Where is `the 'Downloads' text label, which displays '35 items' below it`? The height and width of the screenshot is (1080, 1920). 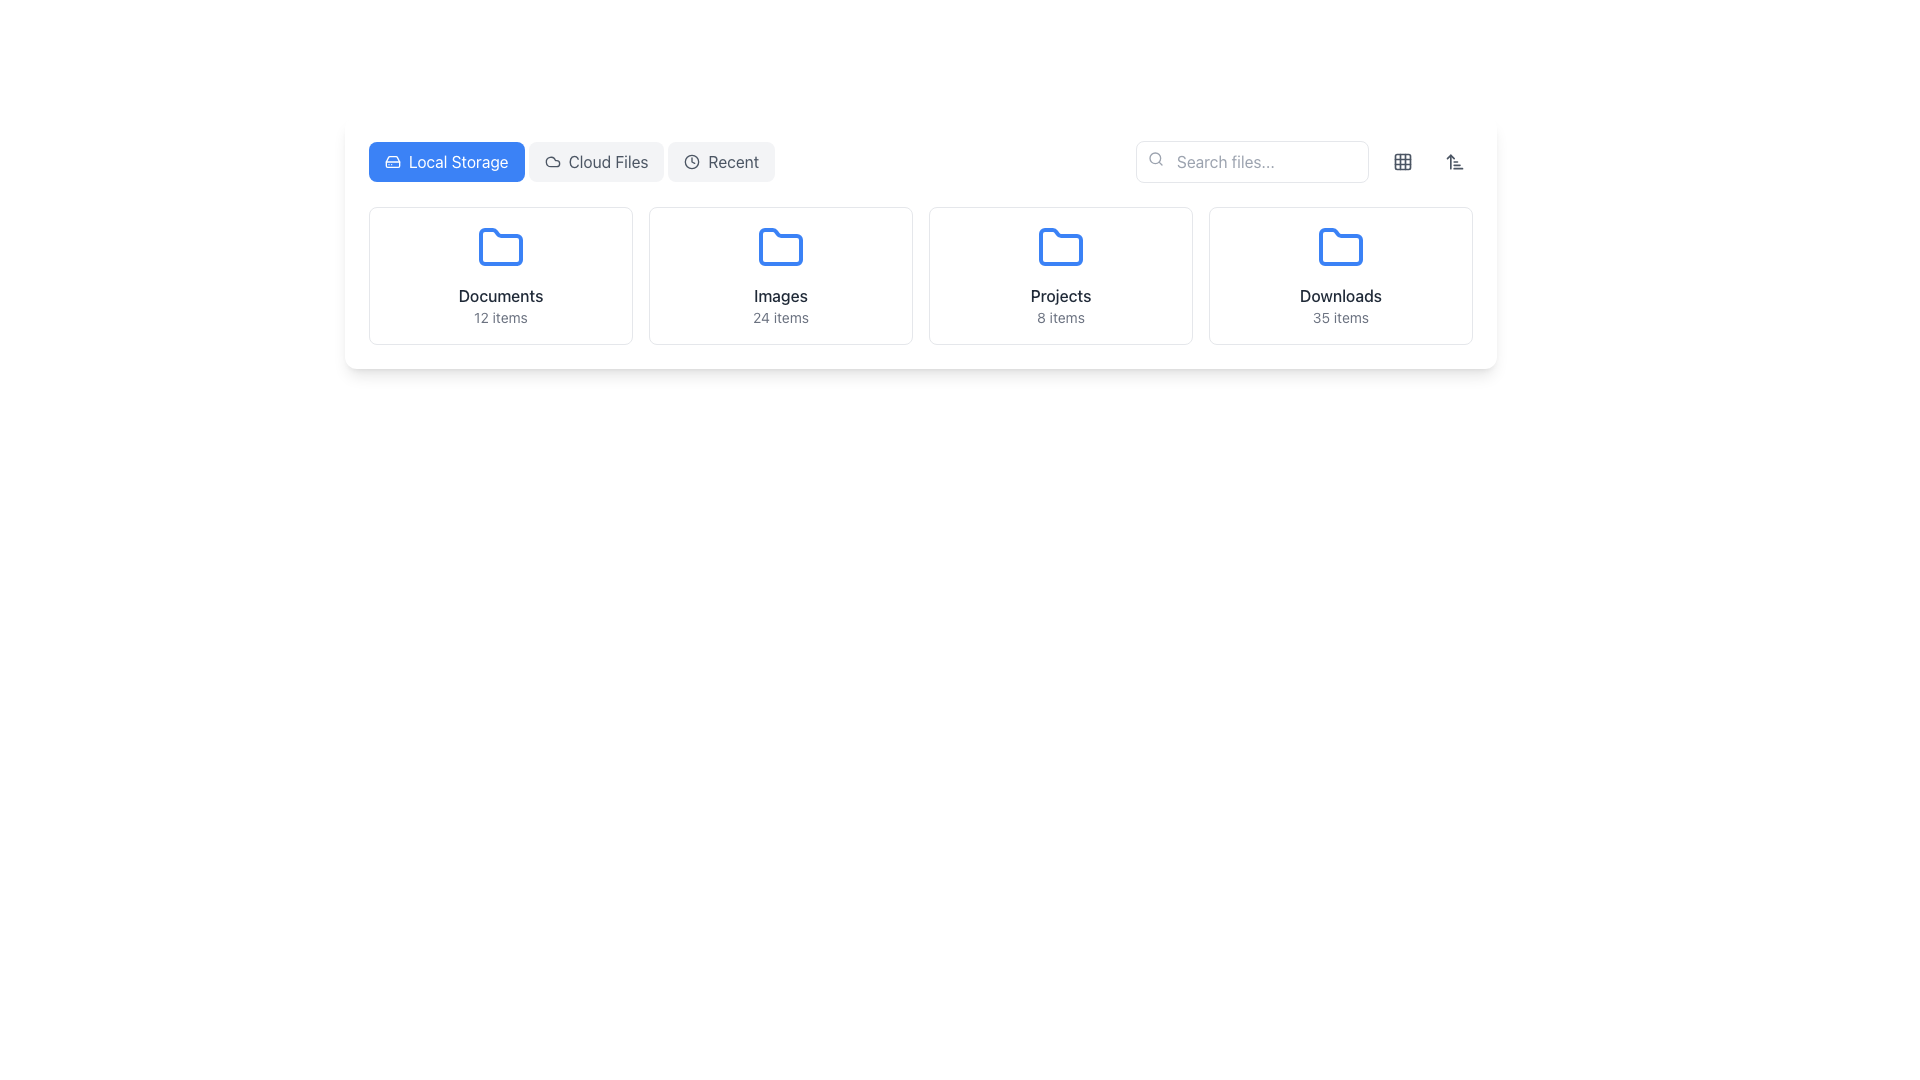 the 'Downloads' text label, which displays '35 items' below it is located at coordinates (1340, 305).